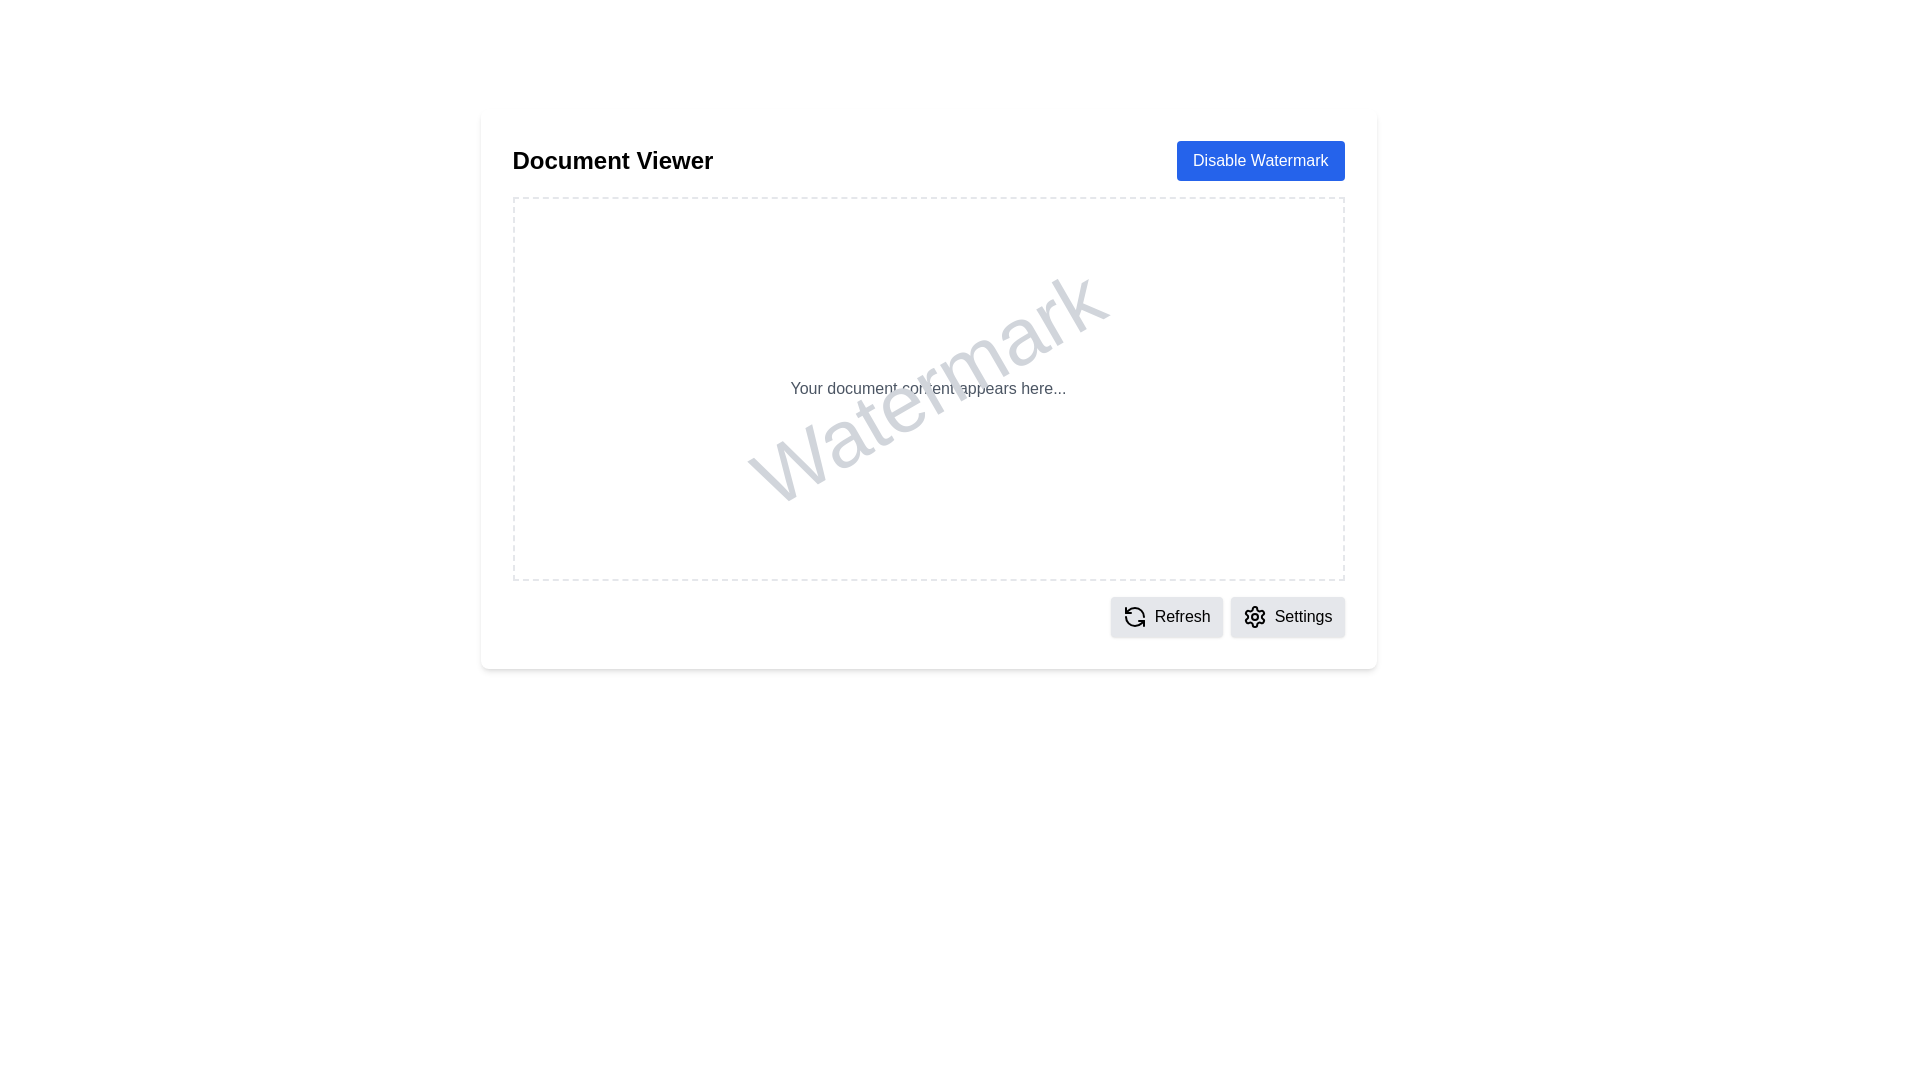 This screenshot has width=1920, height=1080. Describe the element at coordinates (1253, 616) in the screenshot. I see `the gear icon located in the bottom-right section of the interface` at that location.